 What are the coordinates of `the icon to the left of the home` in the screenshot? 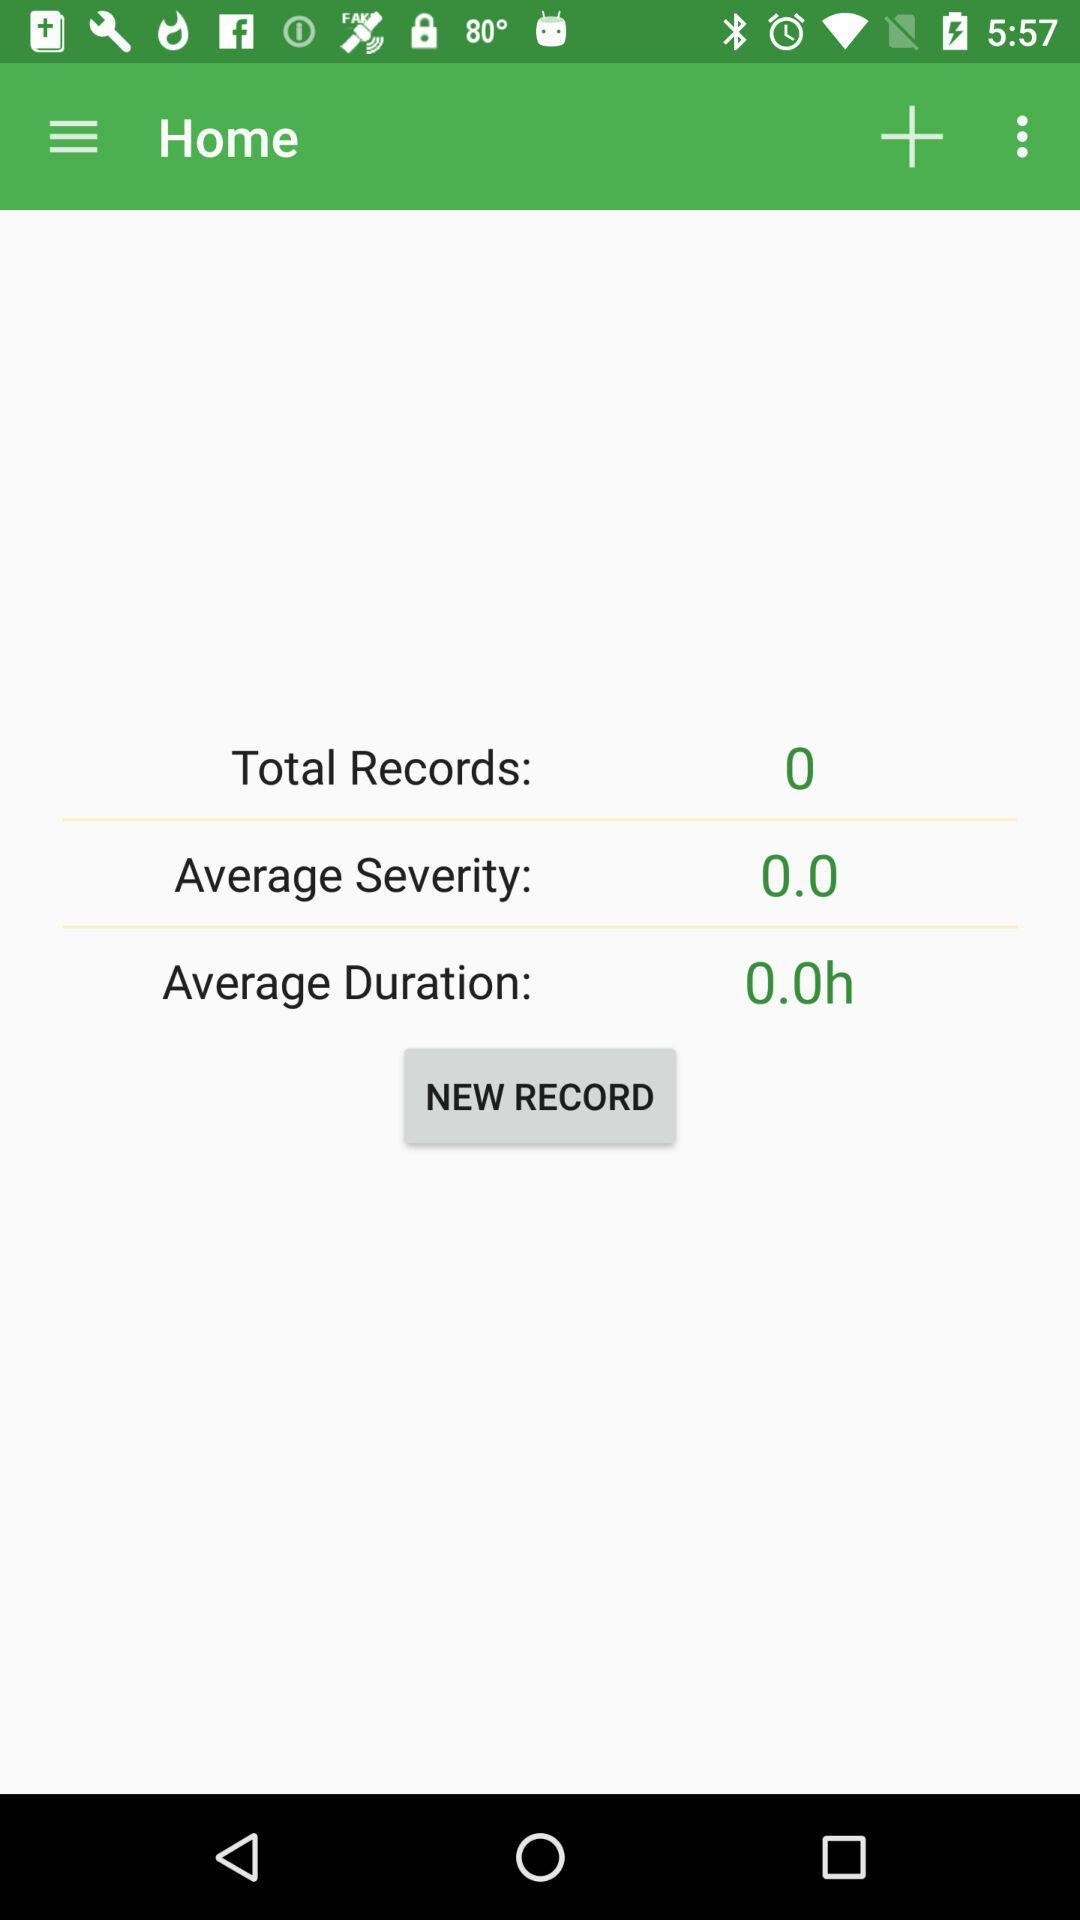 It's located at (72, 135).